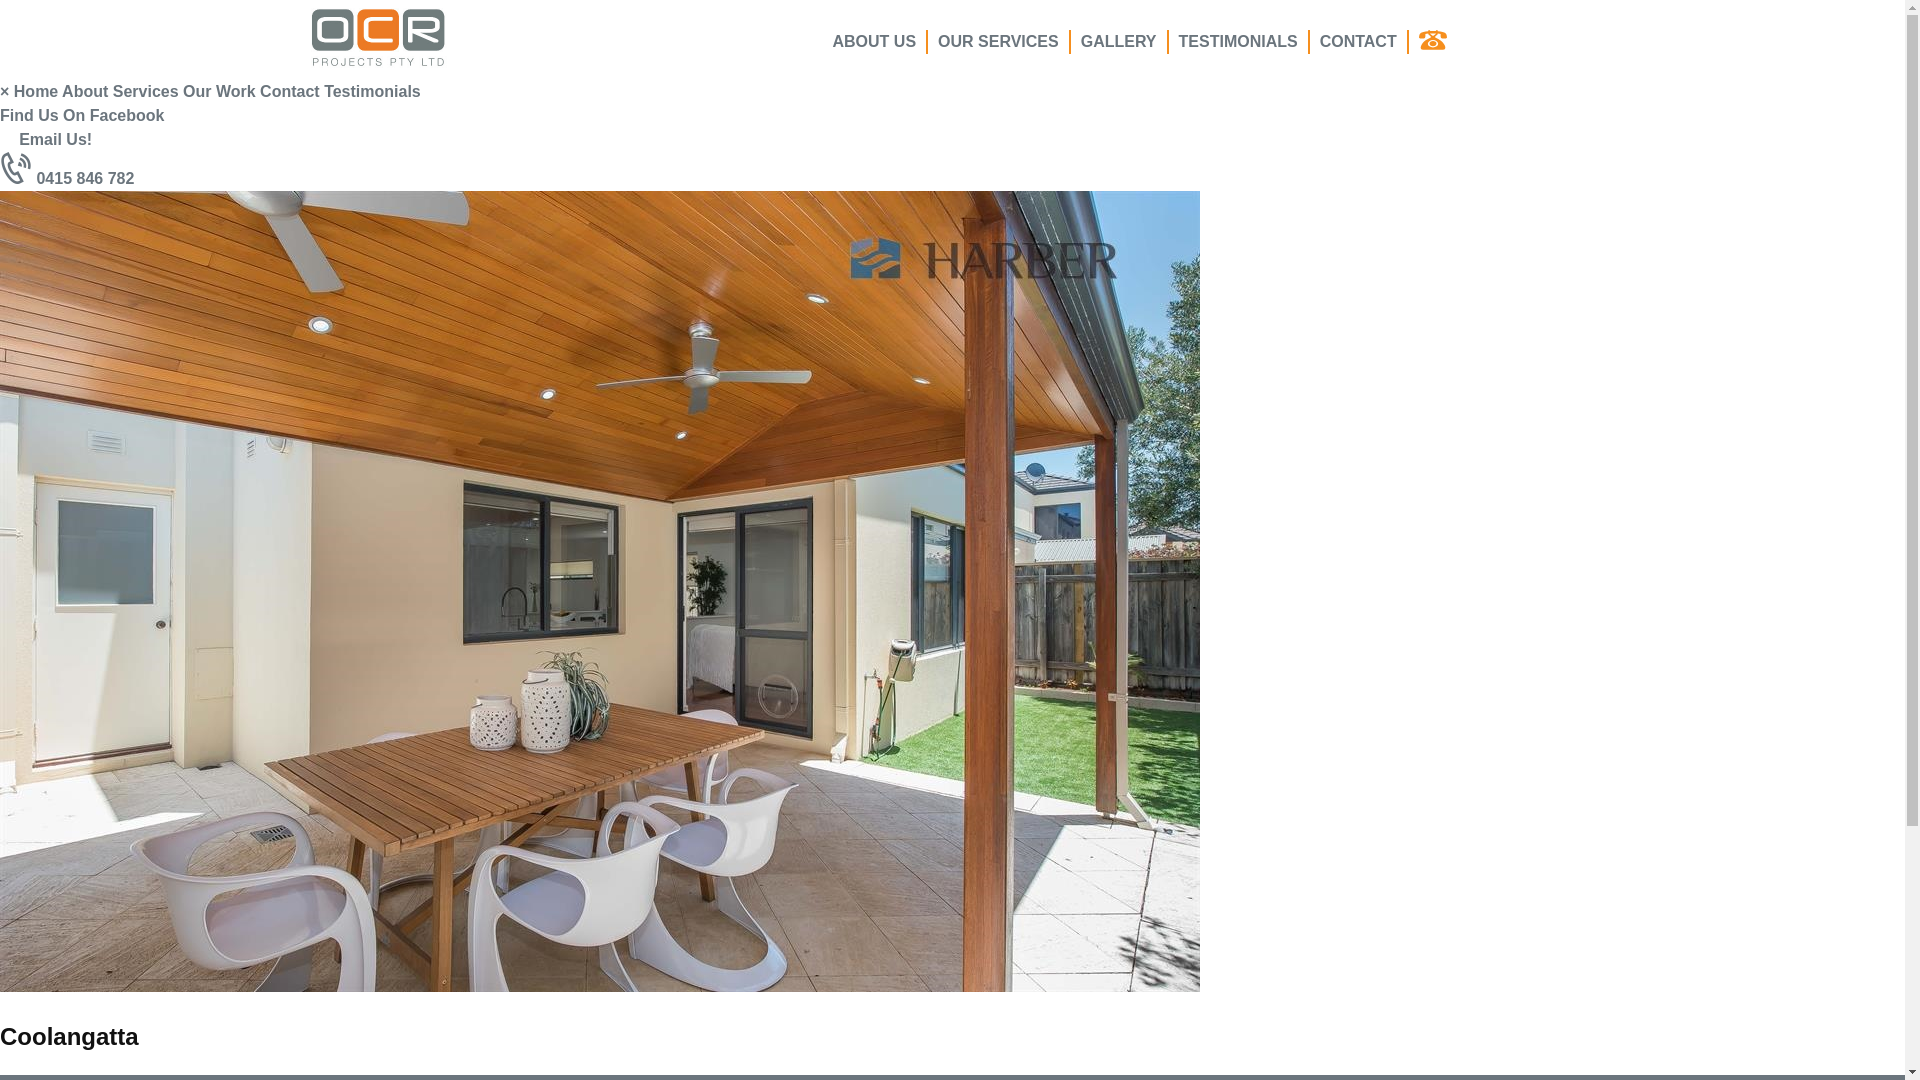  I want to click on 'ABOUT US', so click(874, 42).